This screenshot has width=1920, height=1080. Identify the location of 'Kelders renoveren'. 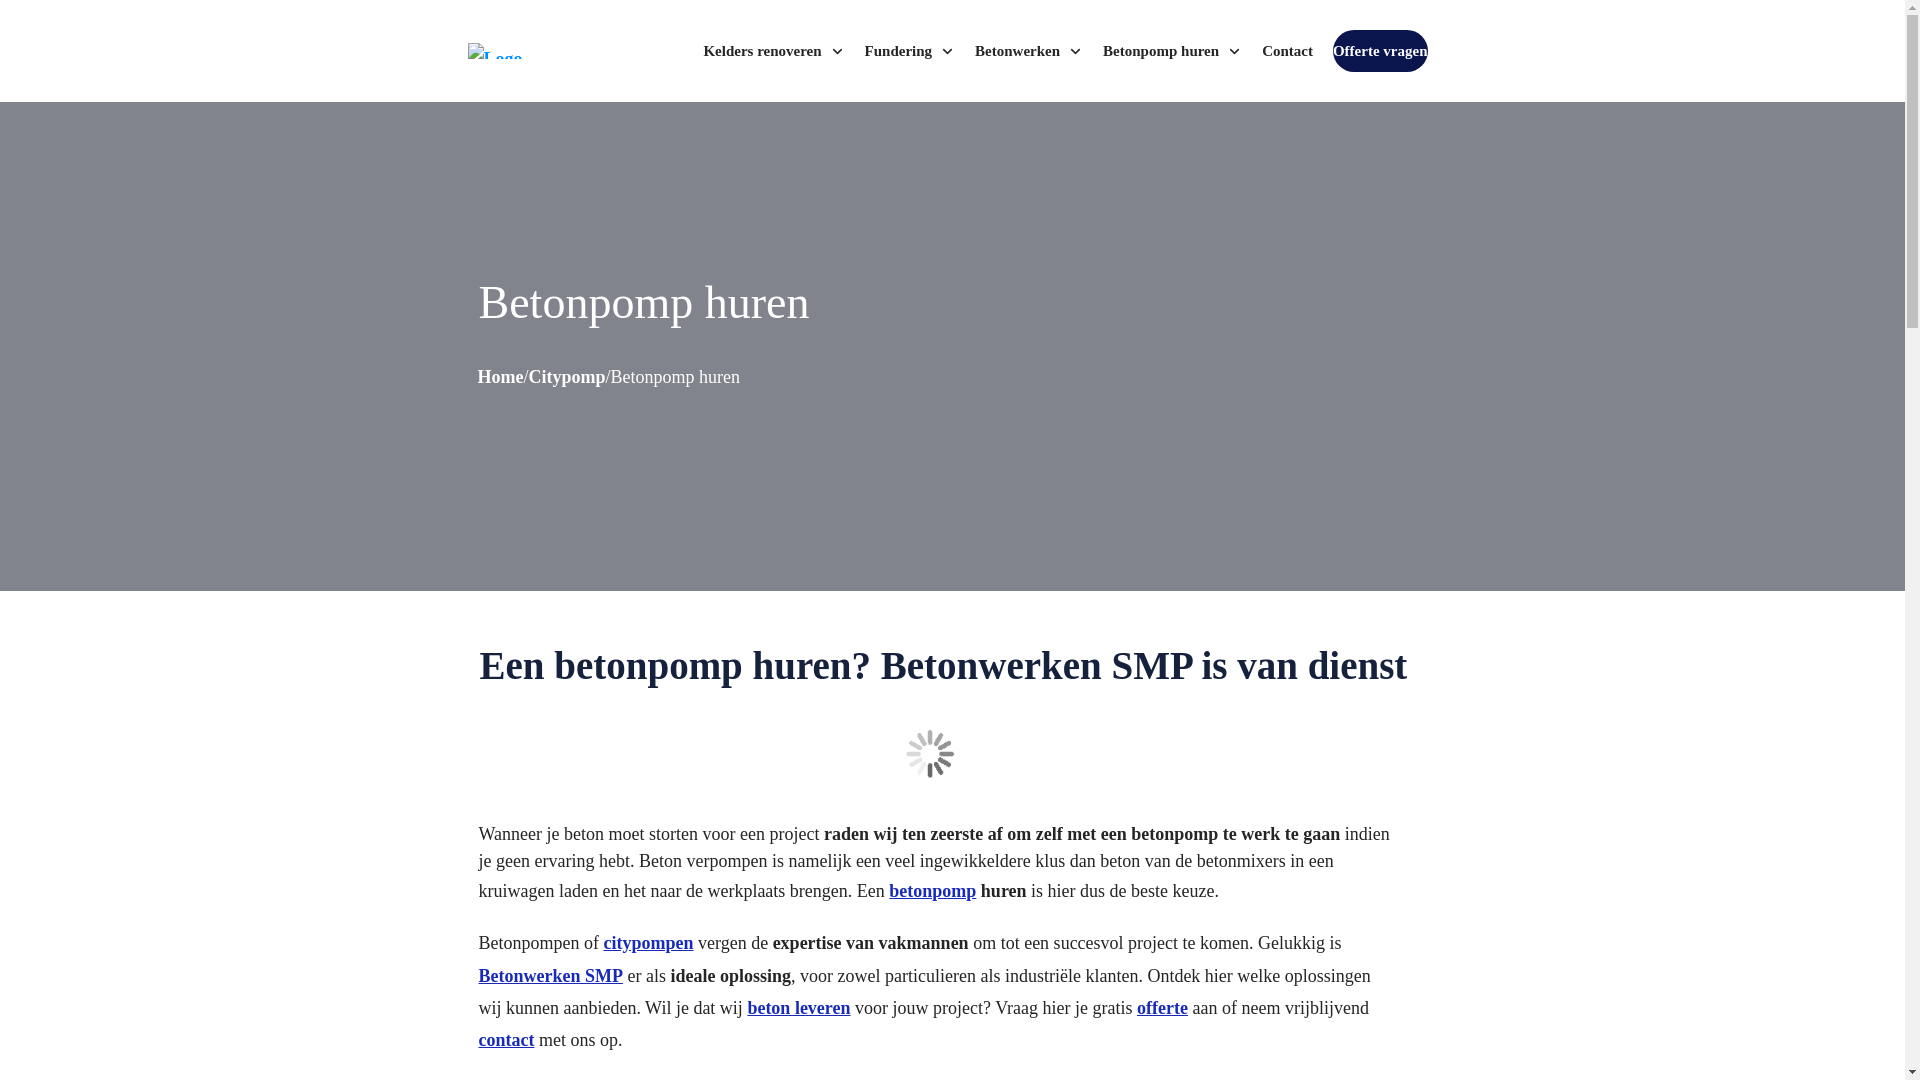
(772, 49).